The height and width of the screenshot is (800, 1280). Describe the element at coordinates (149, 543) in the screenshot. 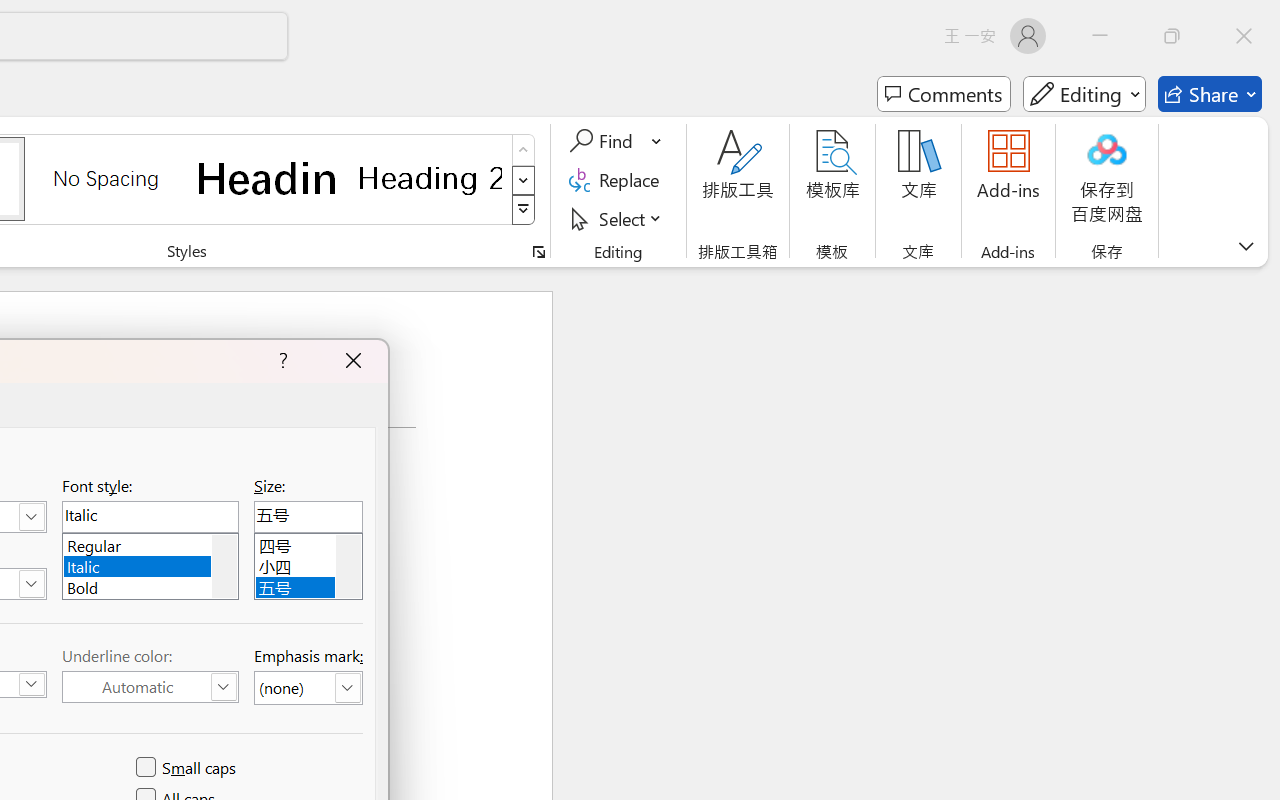

I see `'Regular'` at that location.